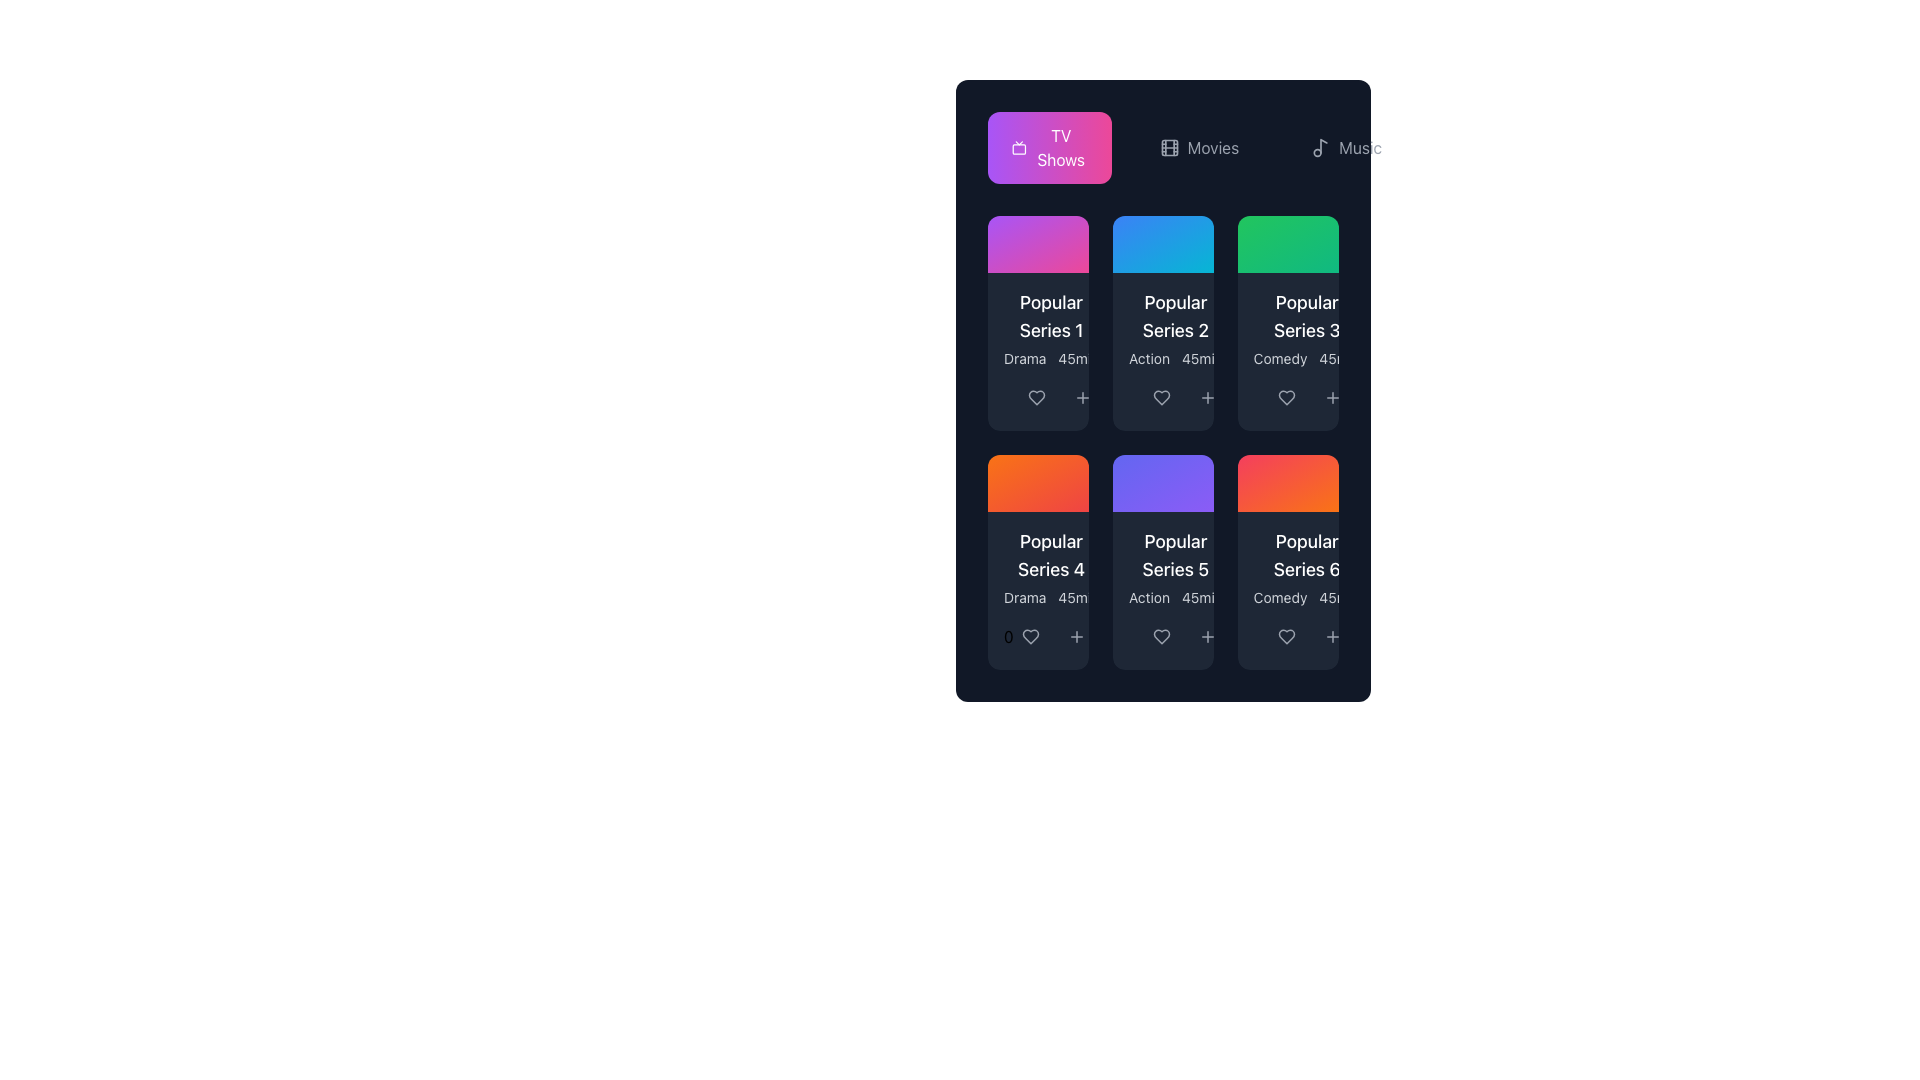 The image size is (1920, 1080). I want to click on the share button located as the rightmost element in the horizontal group of buttons below the card labeled 'Popular Series 6' to initiate a share action, so click(1252, 636).